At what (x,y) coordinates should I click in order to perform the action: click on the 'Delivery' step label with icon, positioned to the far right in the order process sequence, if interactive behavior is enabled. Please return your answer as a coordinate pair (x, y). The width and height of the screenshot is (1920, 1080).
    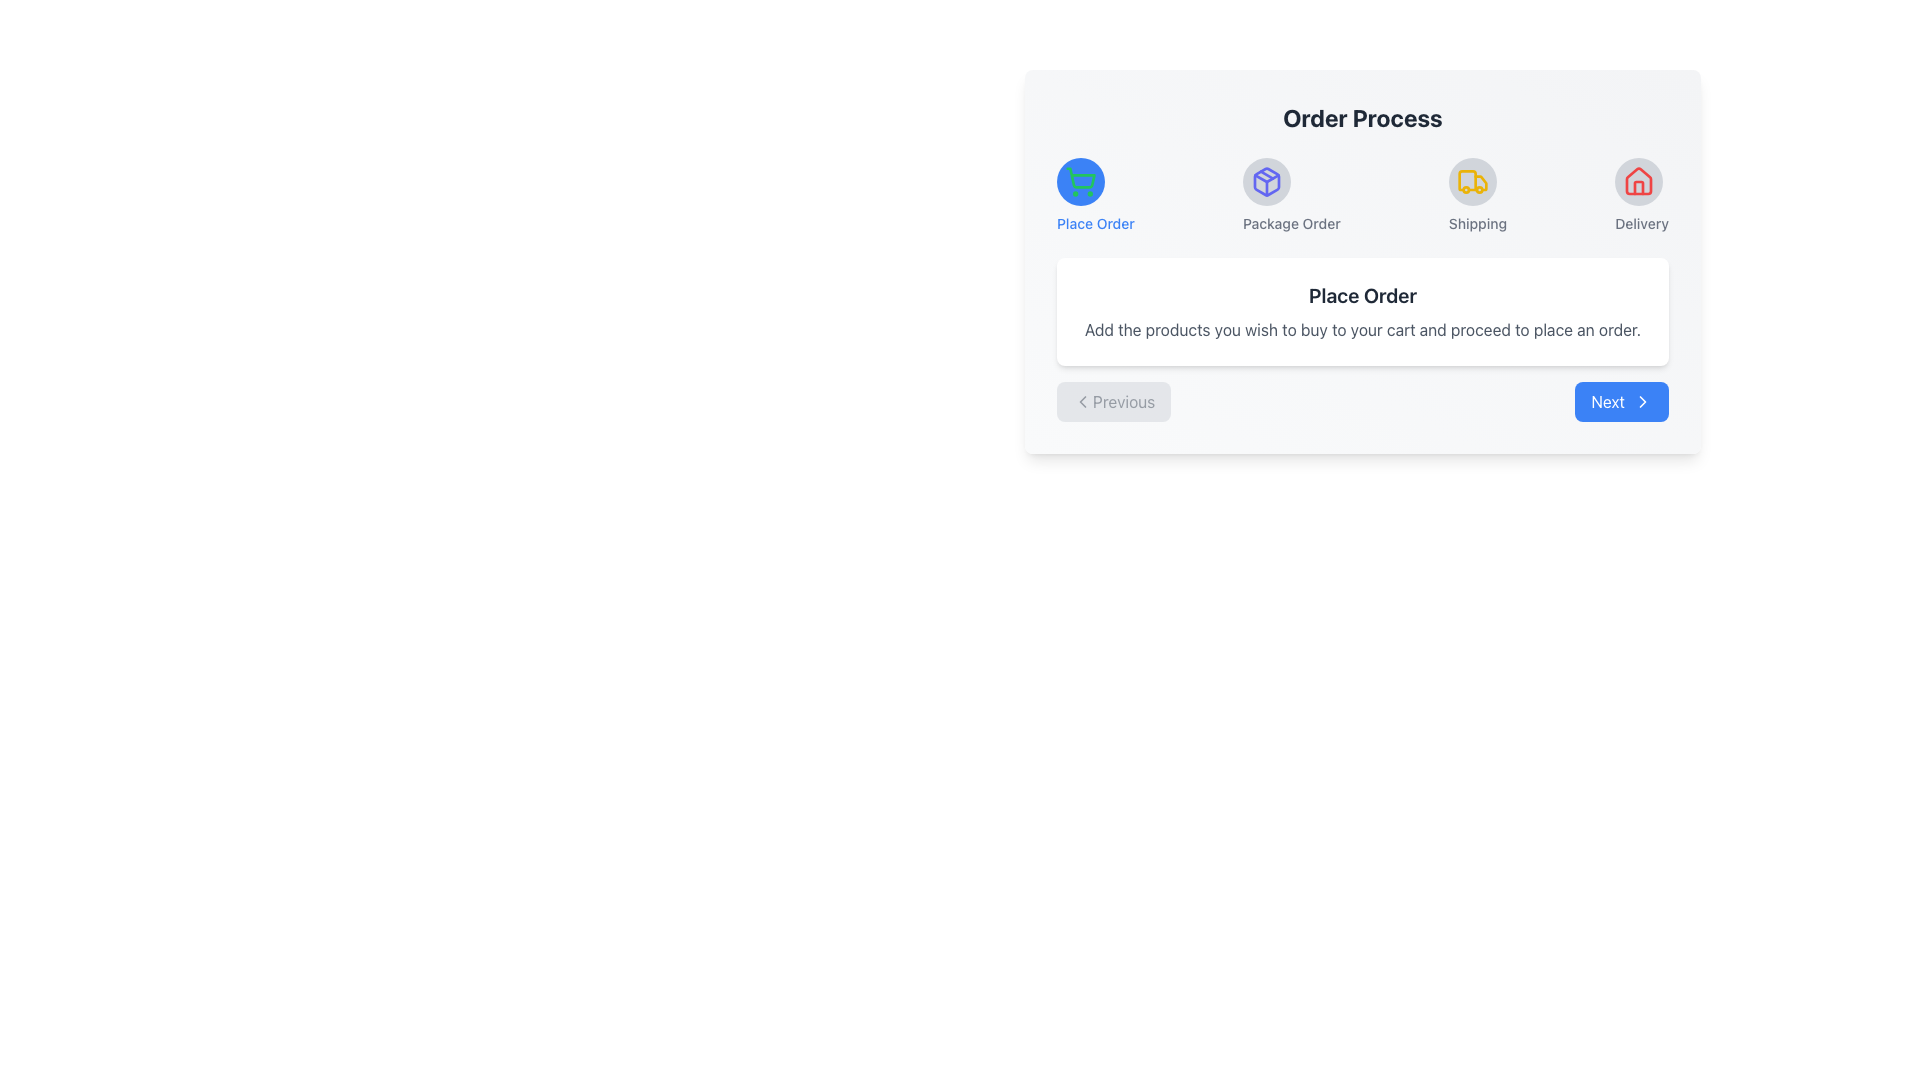
    Looking at the image, I should click on (1642, 196).